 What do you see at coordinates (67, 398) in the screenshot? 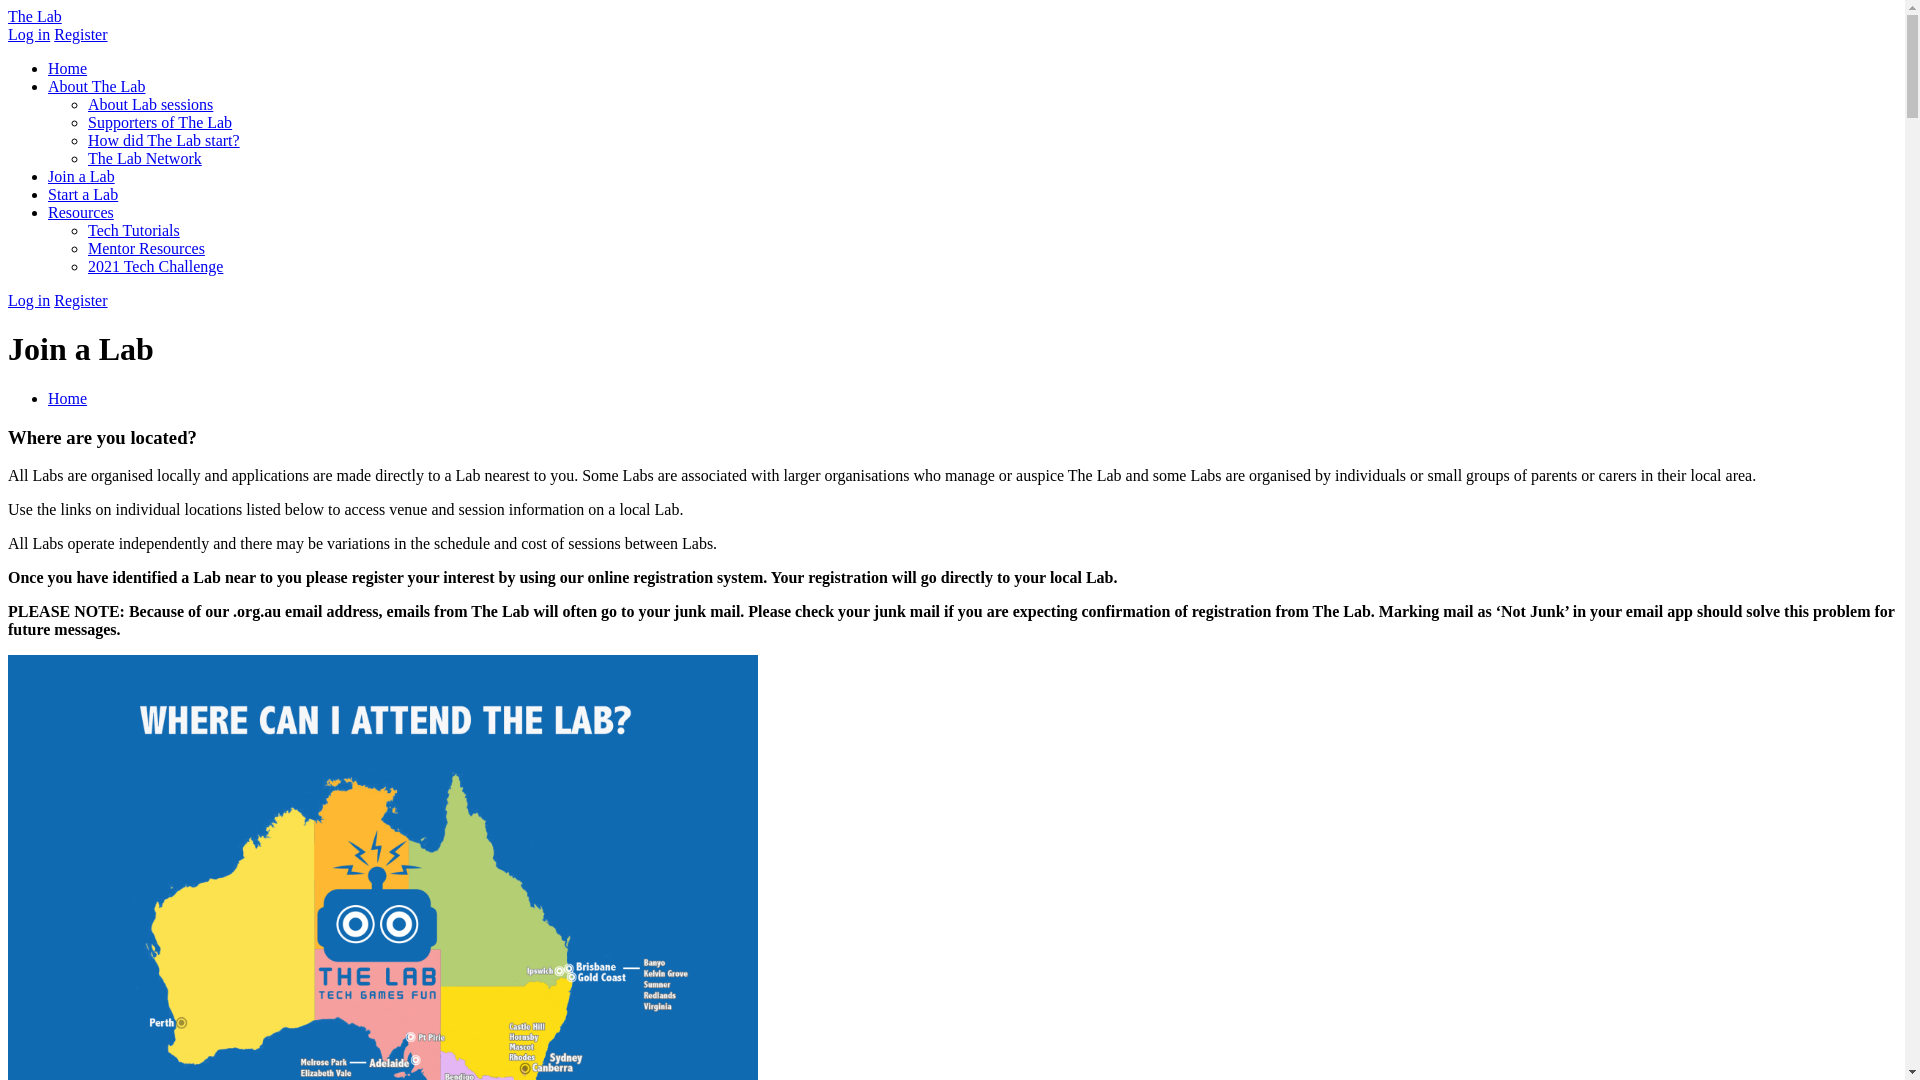
I see `'Home'` at bounding box center [67, 398].